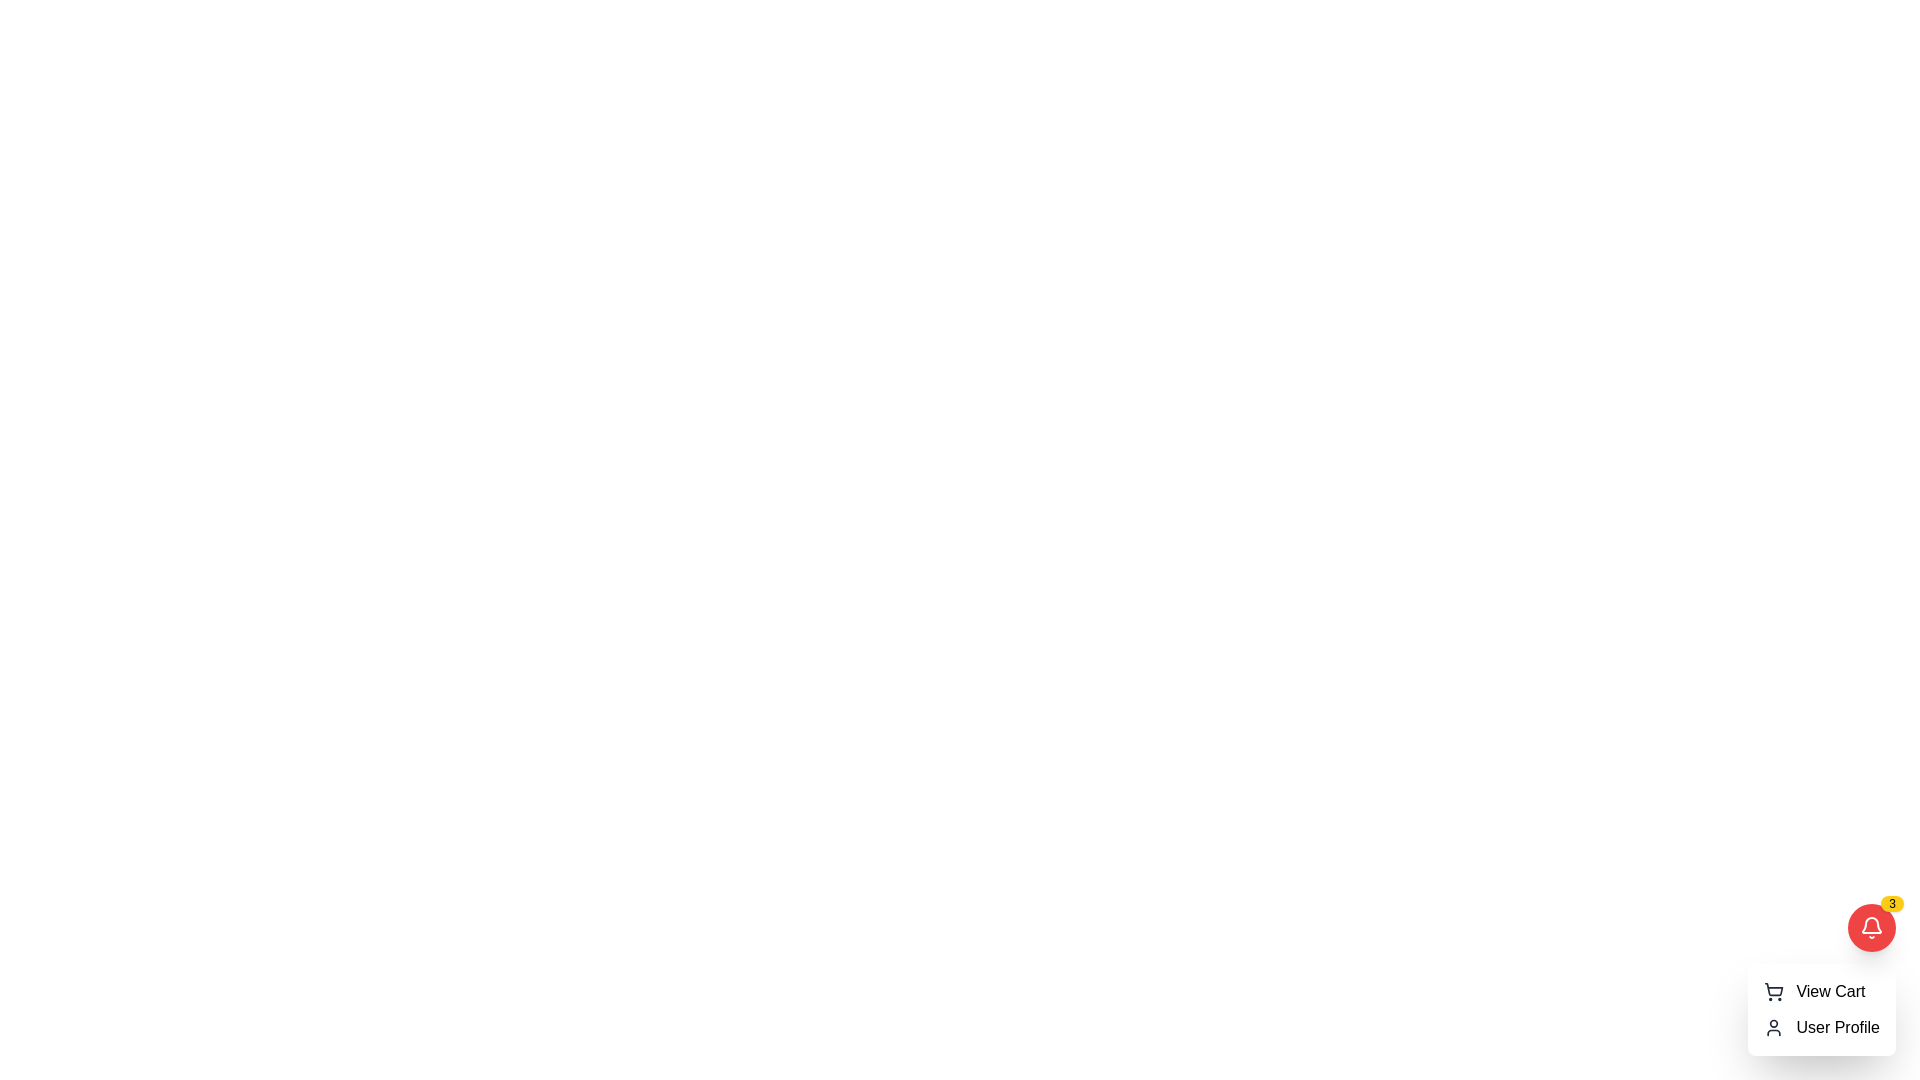 Image resolution: width=1920 pixels, height=1080 pixels. Describe the element at coordinates (1774, 991) in the screenshot. I see `the shopping cart icon located to the left of the 'View Cart' text` at that location.